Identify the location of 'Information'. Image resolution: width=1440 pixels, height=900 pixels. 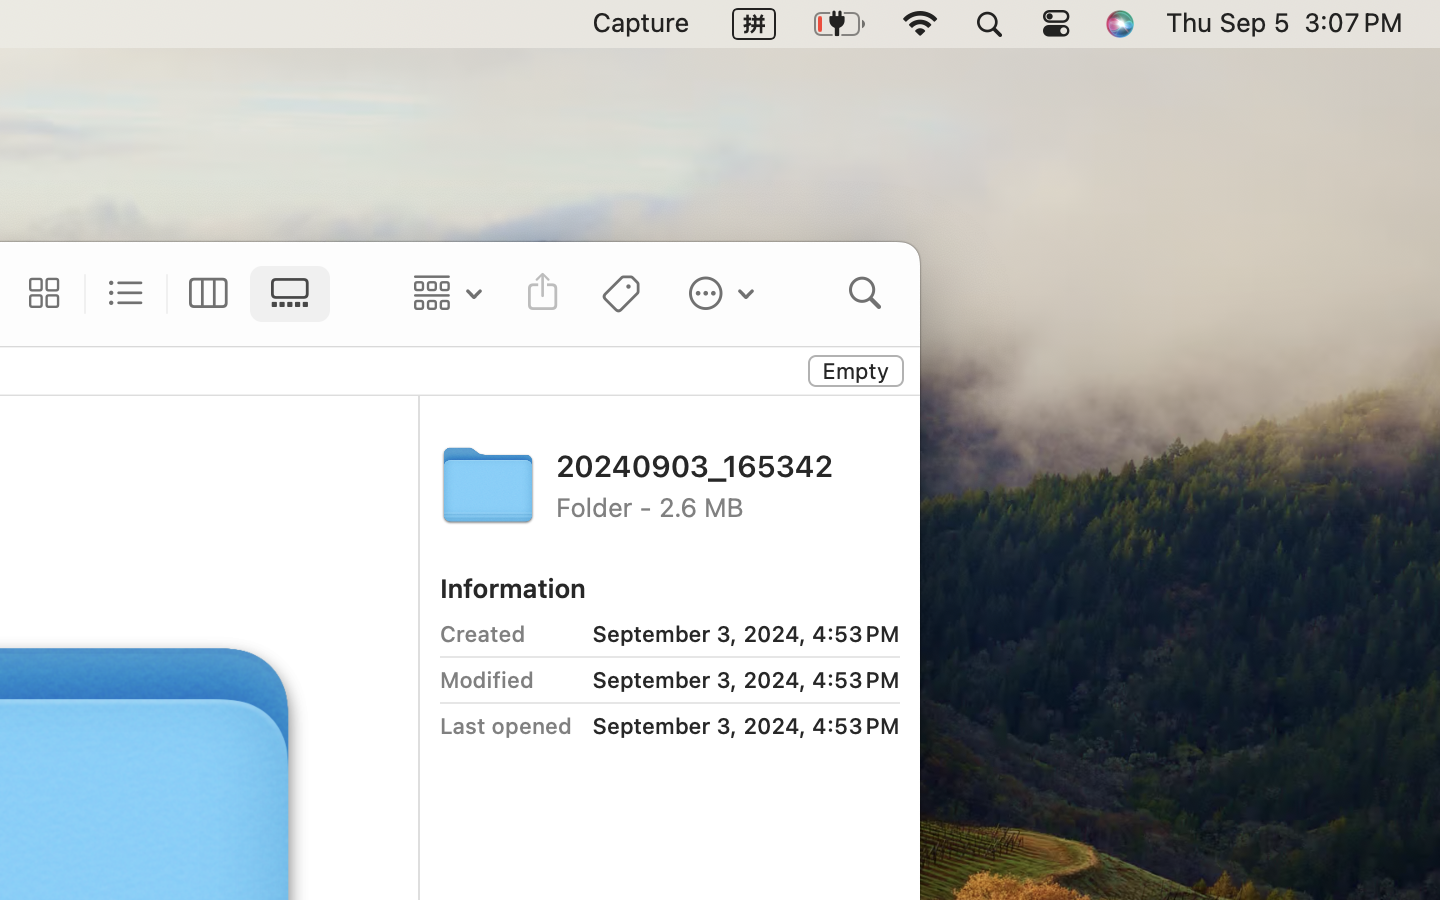
(511, 587).